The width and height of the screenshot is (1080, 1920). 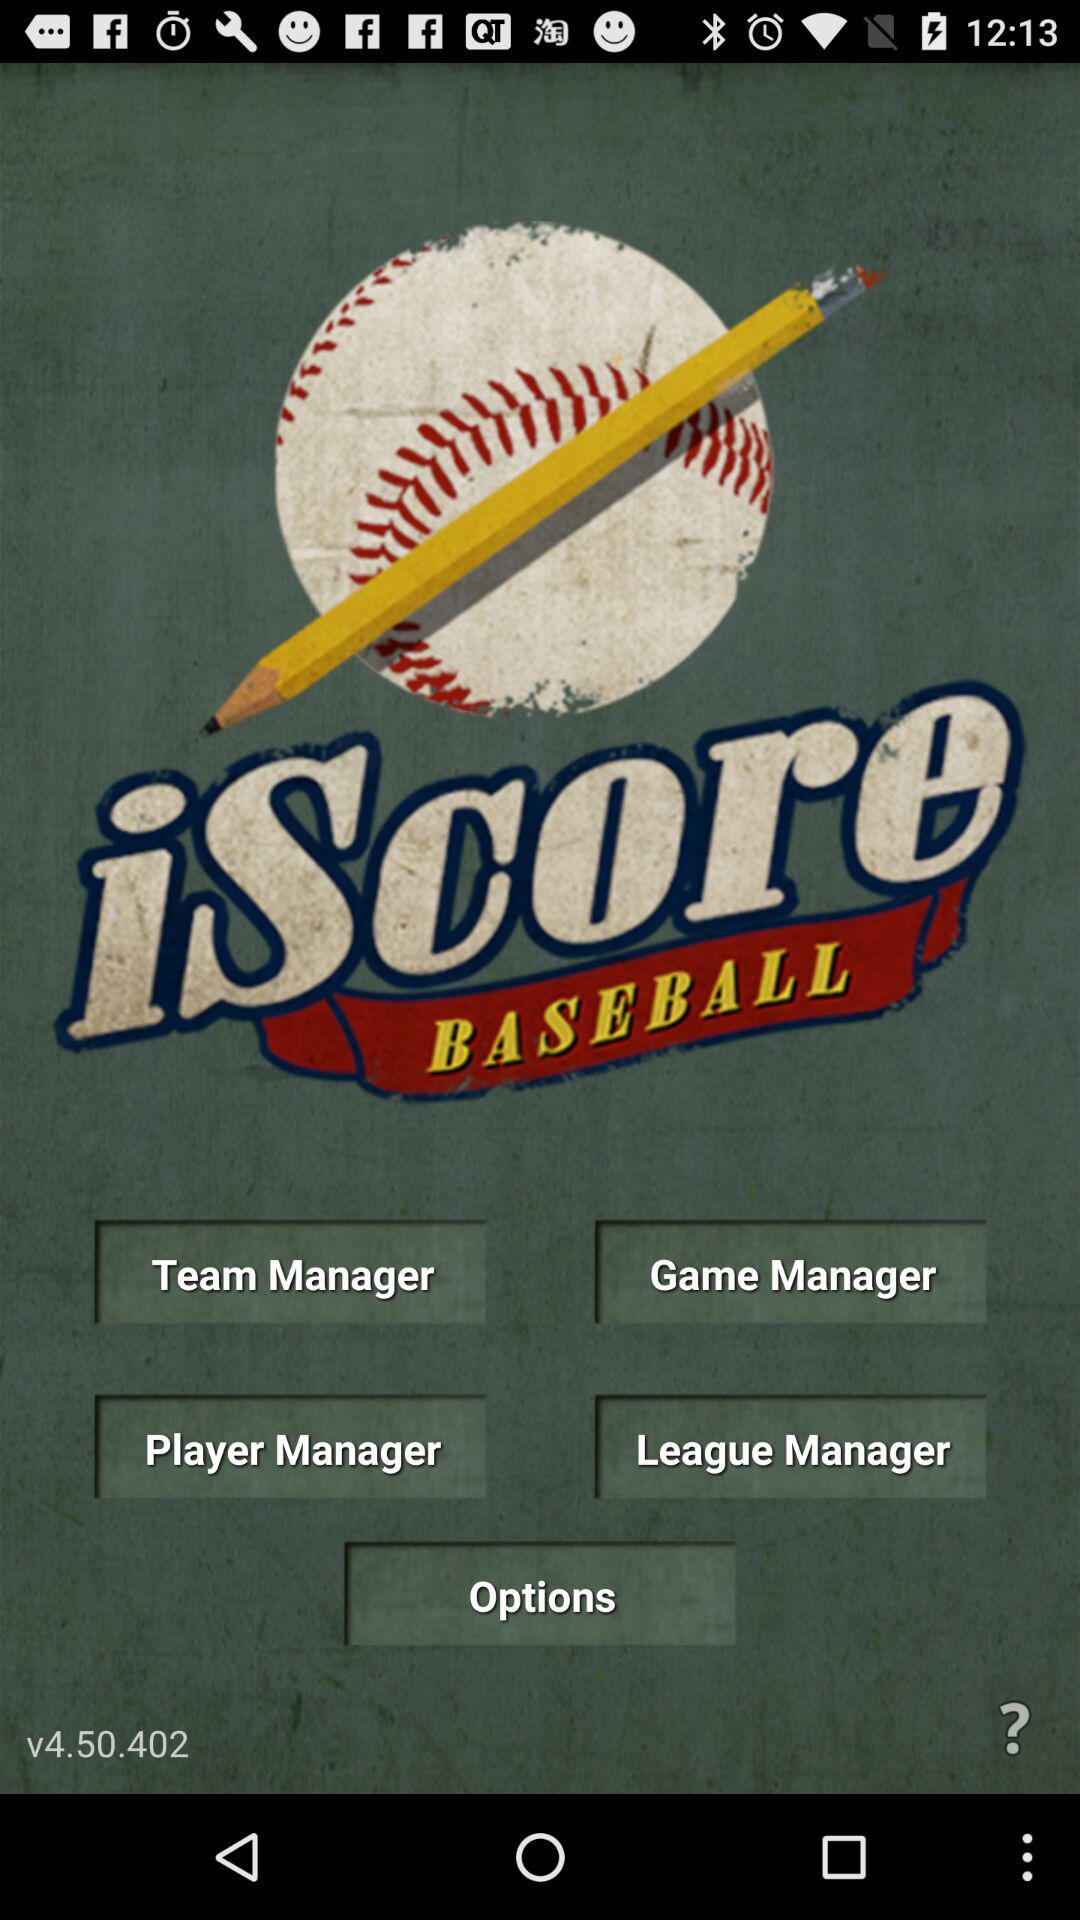 I want to click on icon next to player manager, so click(x=789, y=1446).